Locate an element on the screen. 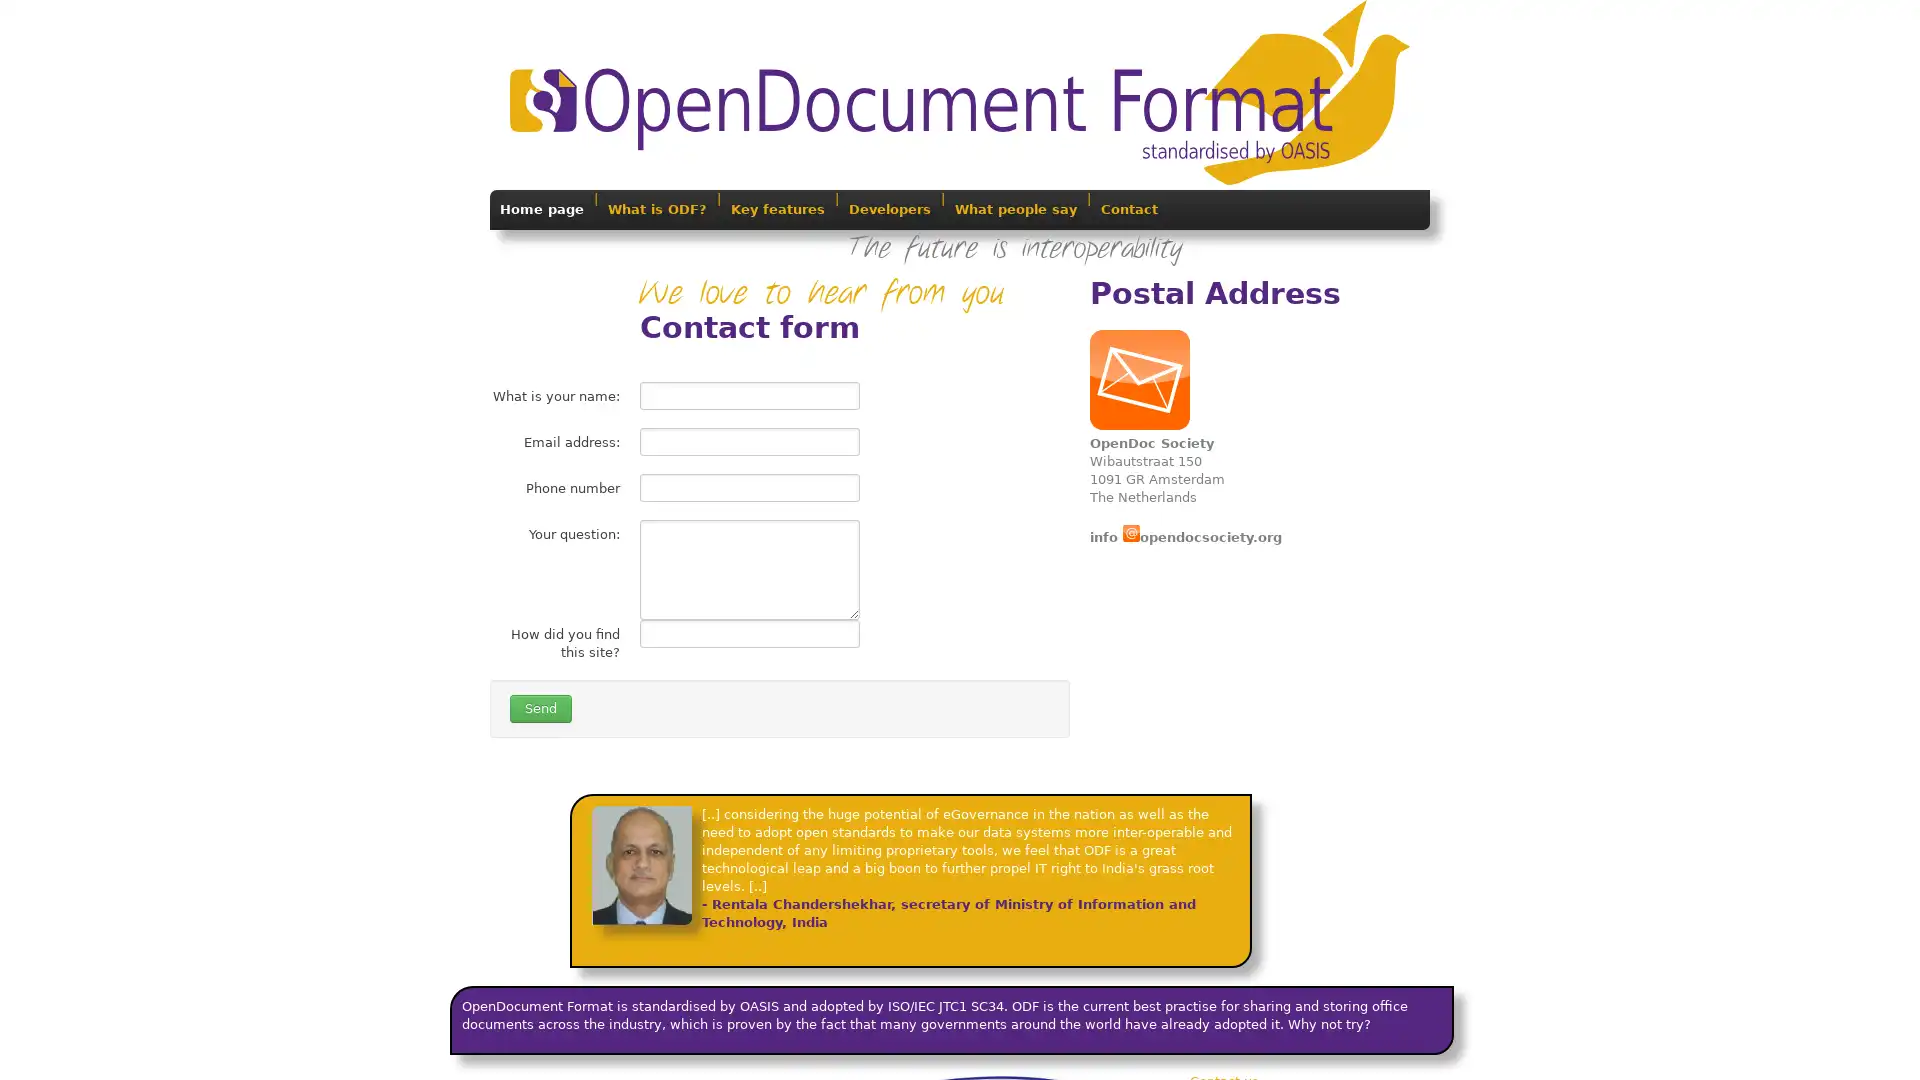 The height and width of the screenshot is (1080, 1920). Send is located at coordinates (541, 708).